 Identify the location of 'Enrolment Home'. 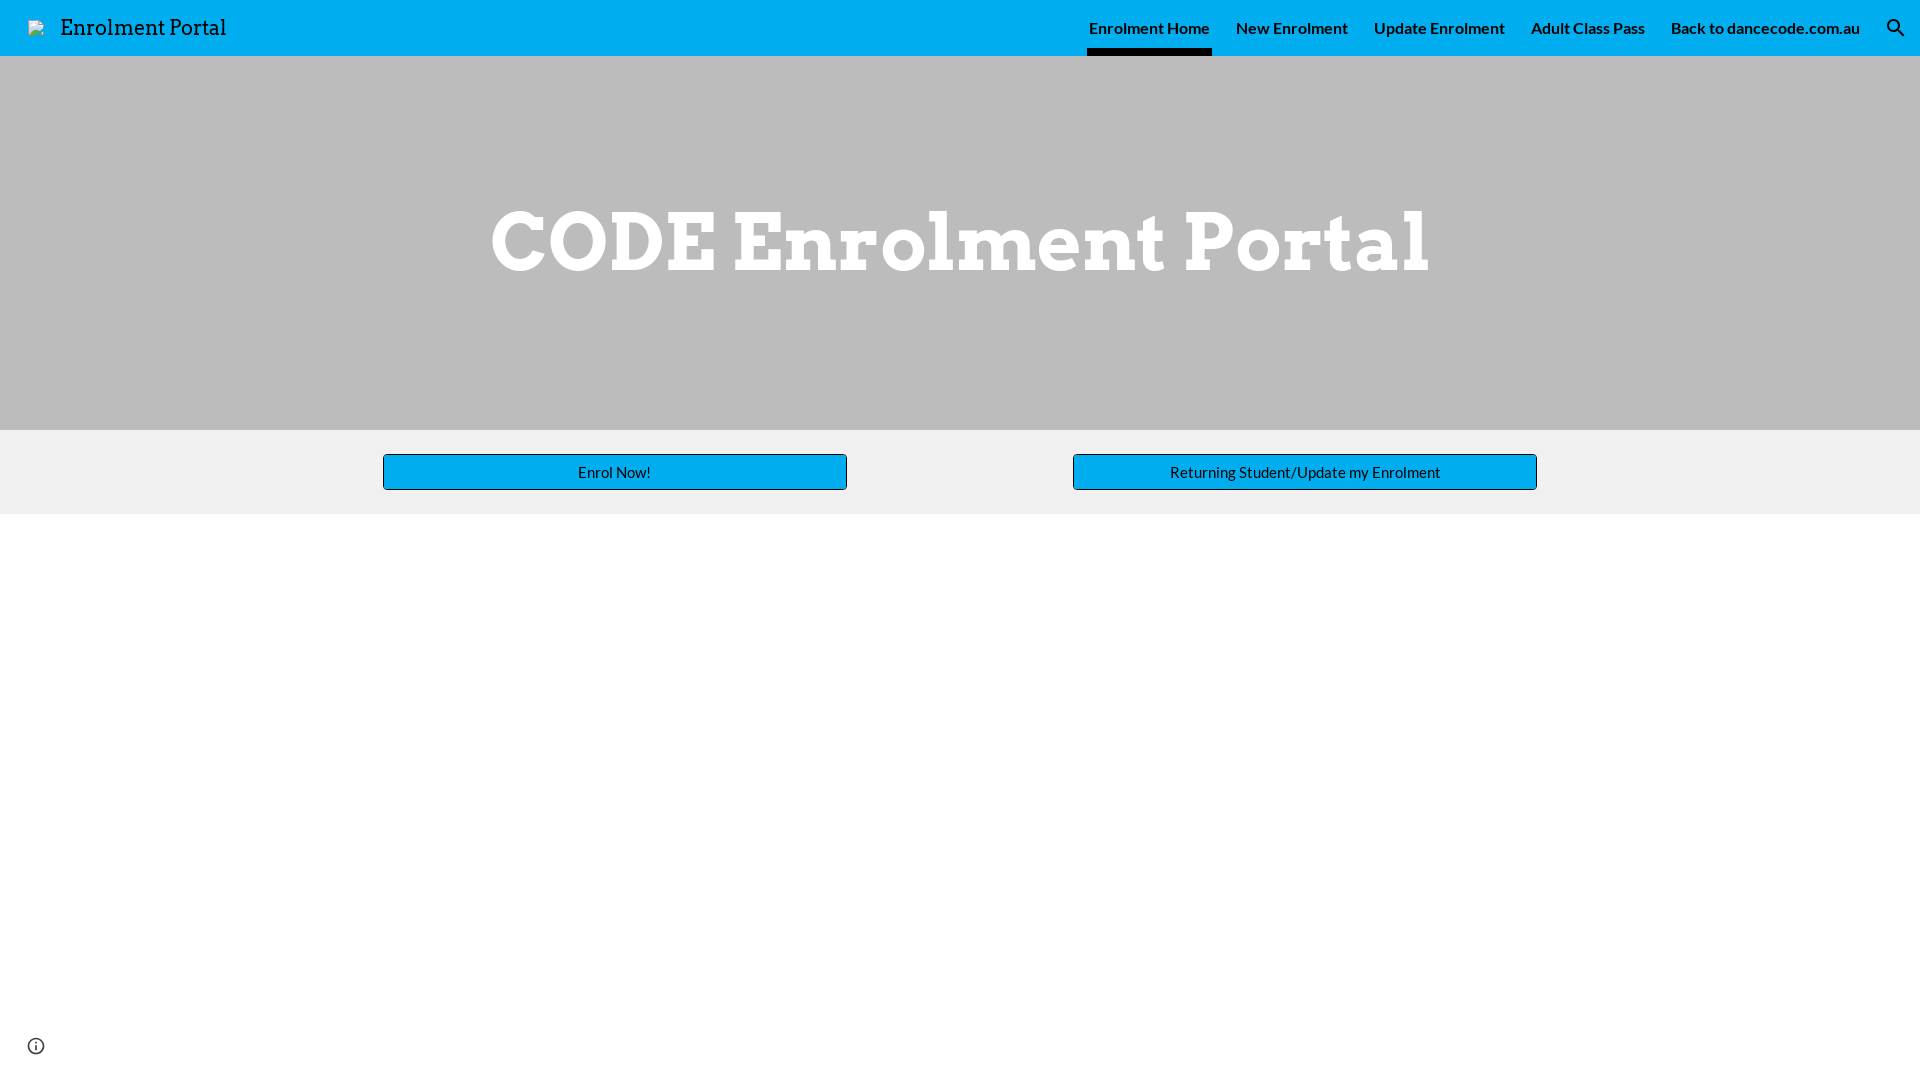
(1149, 27).